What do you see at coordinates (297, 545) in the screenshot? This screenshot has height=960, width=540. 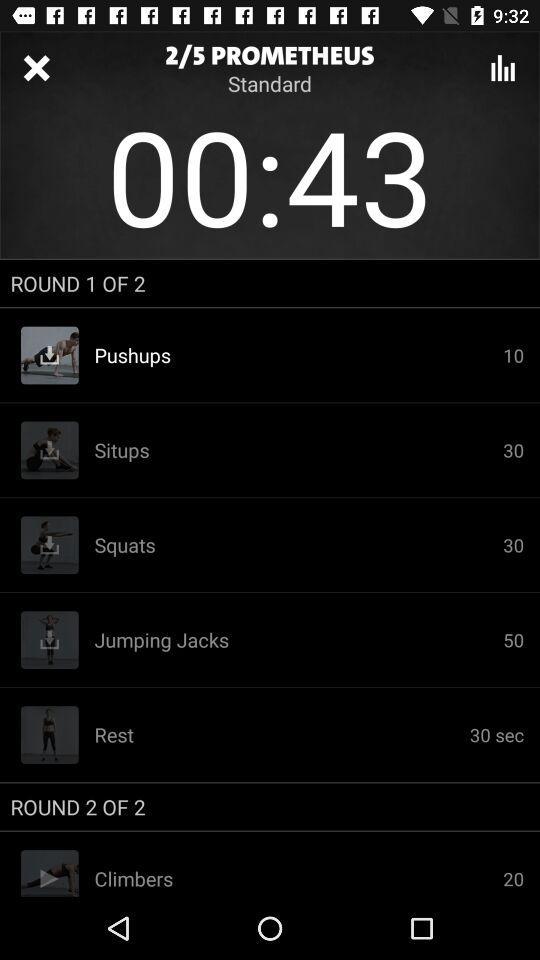 I see `icon to the left of 30 icon` at bounding box center [297, 545].